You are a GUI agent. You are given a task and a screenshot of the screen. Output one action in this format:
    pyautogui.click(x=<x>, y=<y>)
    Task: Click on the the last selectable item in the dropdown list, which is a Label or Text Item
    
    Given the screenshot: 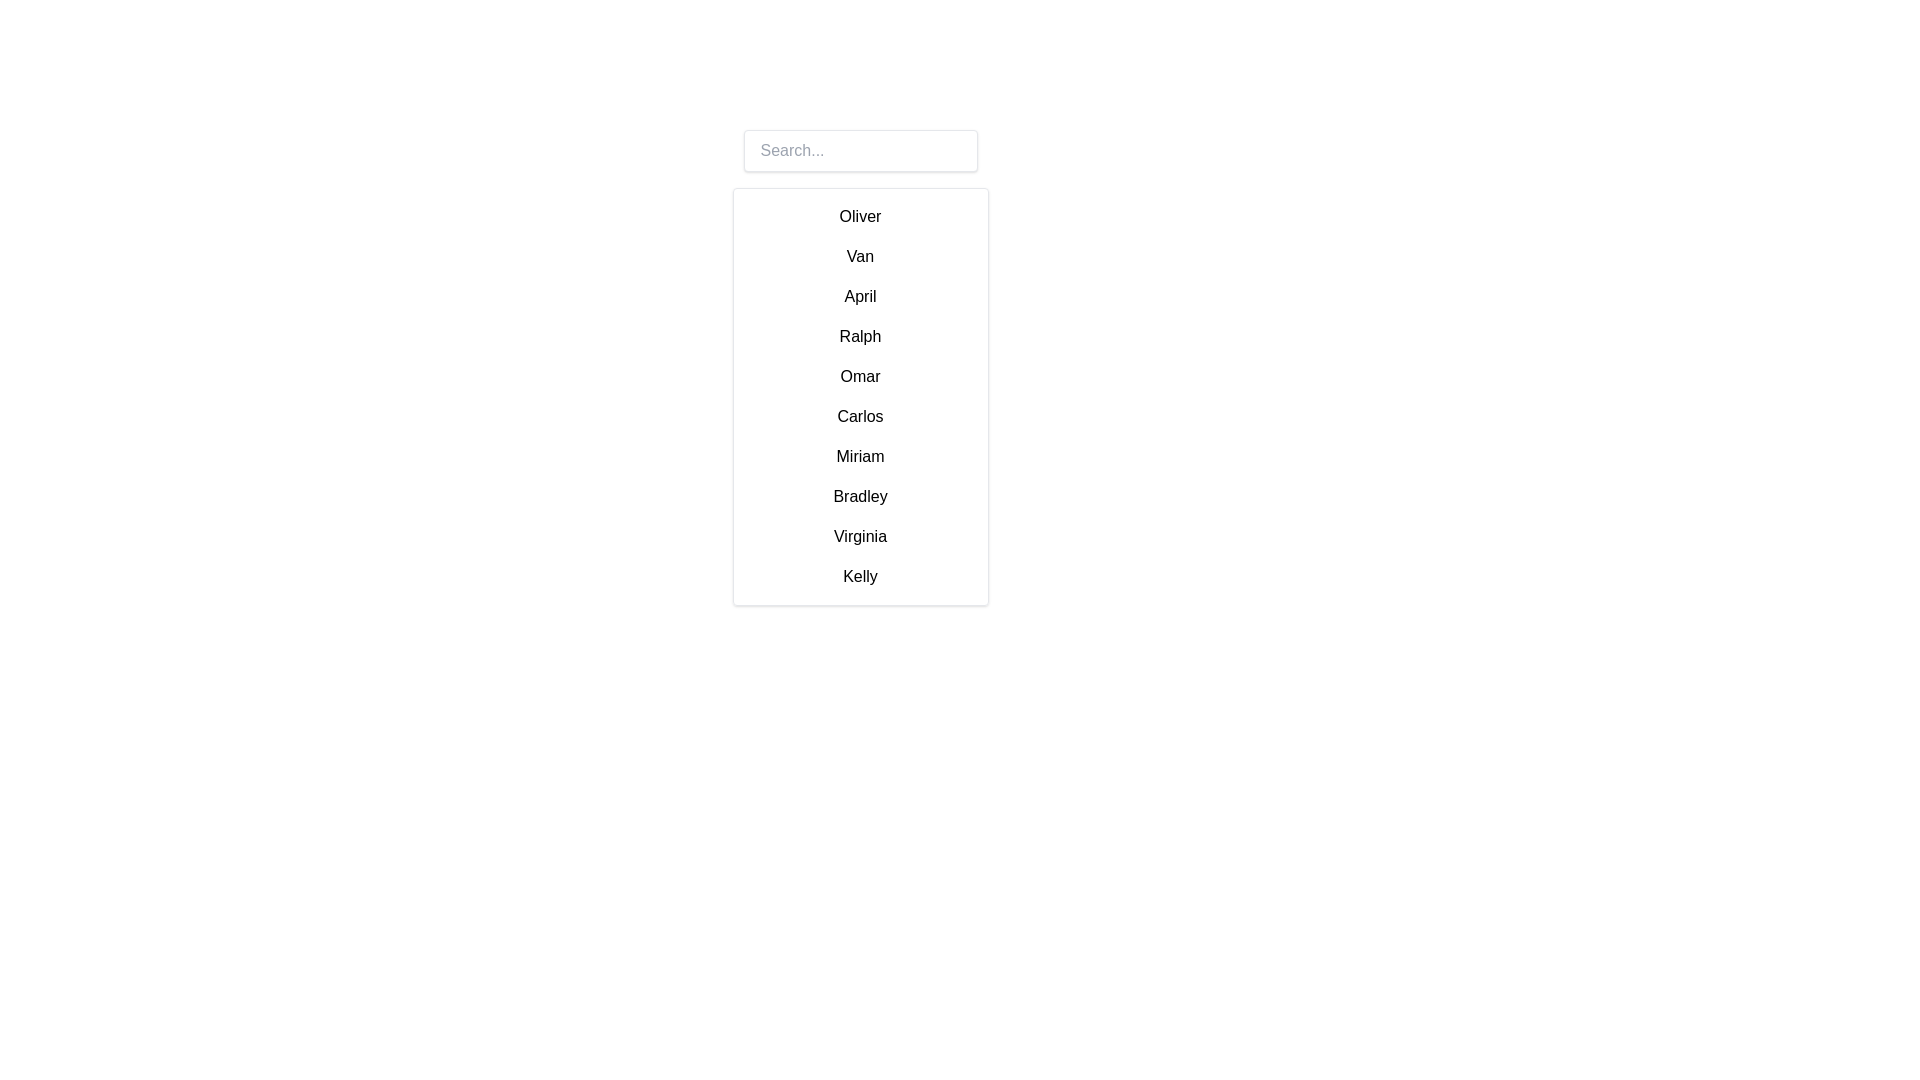 What is the action you would take?
    pyautogui.click(x=860, y=577)
    